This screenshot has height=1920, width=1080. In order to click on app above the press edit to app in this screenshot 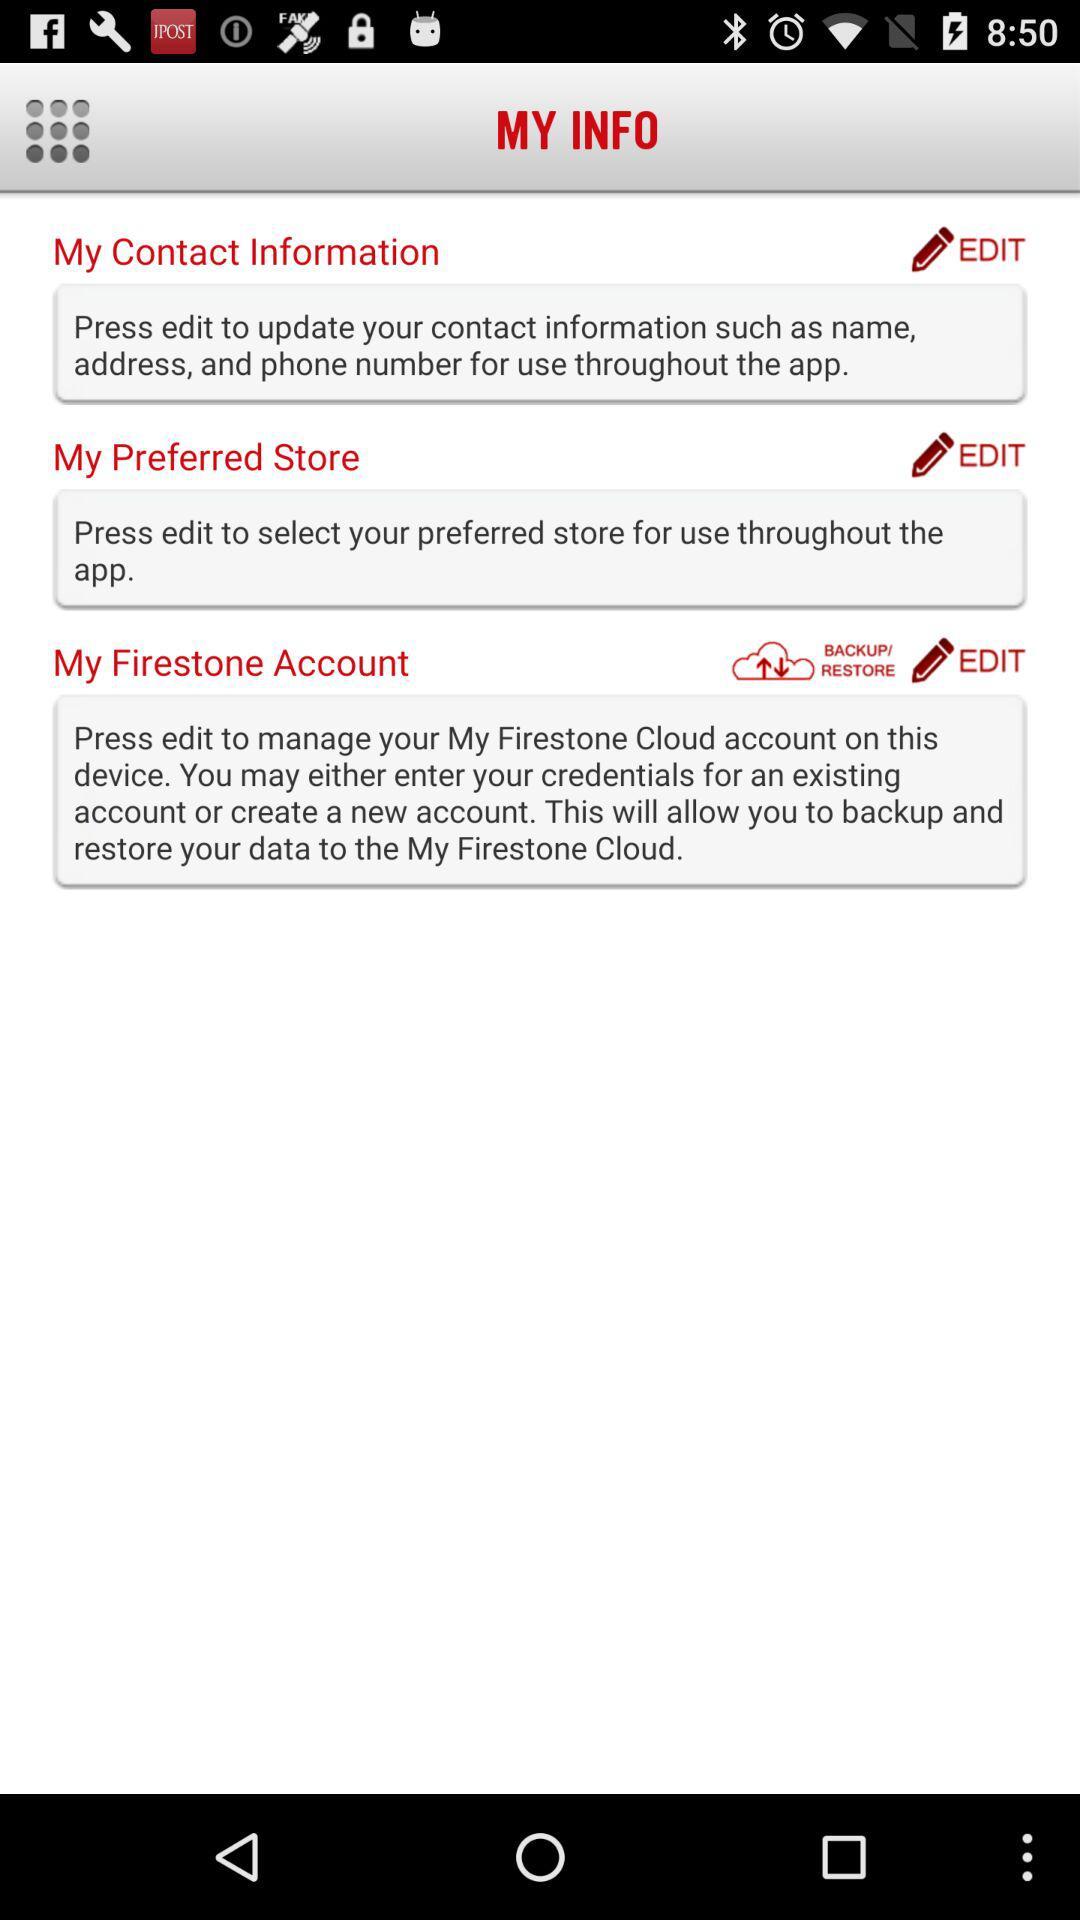, I will do `click(967, 660)`.